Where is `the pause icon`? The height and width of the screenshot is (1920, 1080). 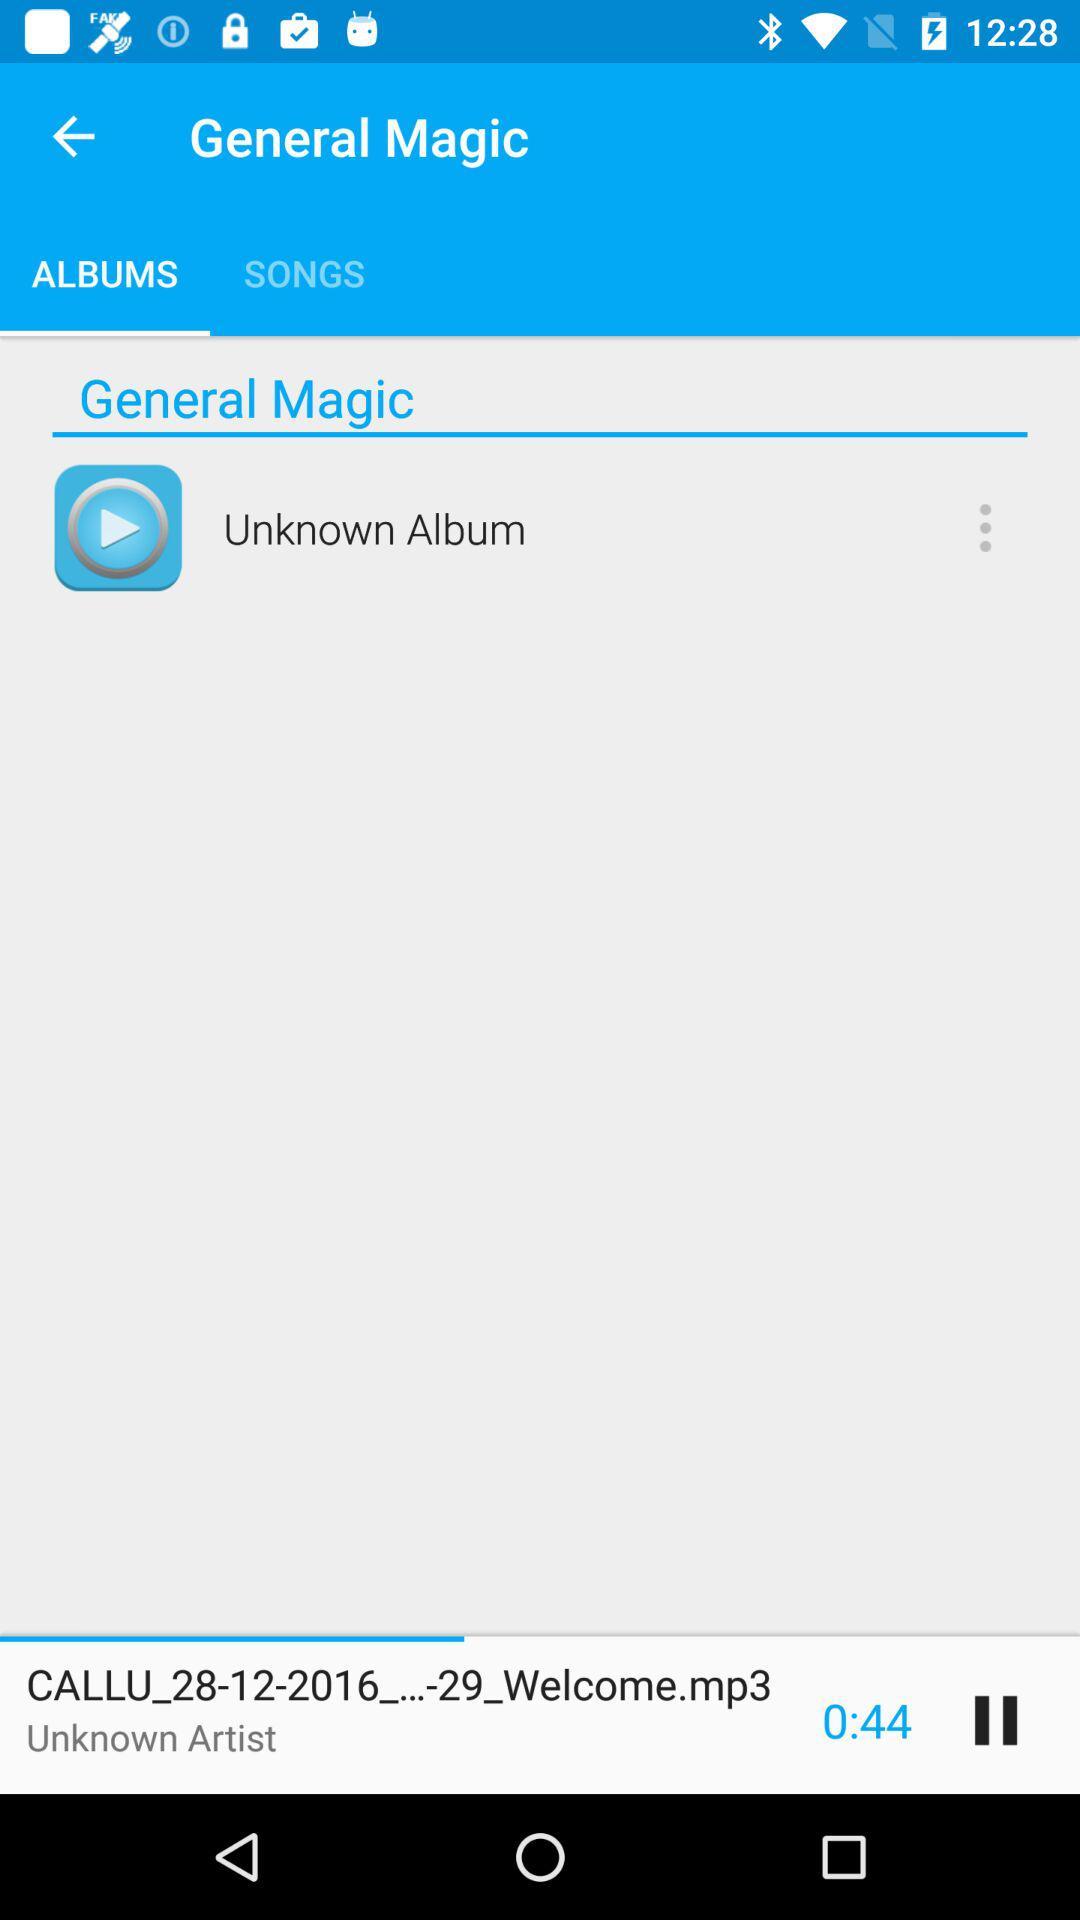
the pause icon is located at coordinates (995, 1719).